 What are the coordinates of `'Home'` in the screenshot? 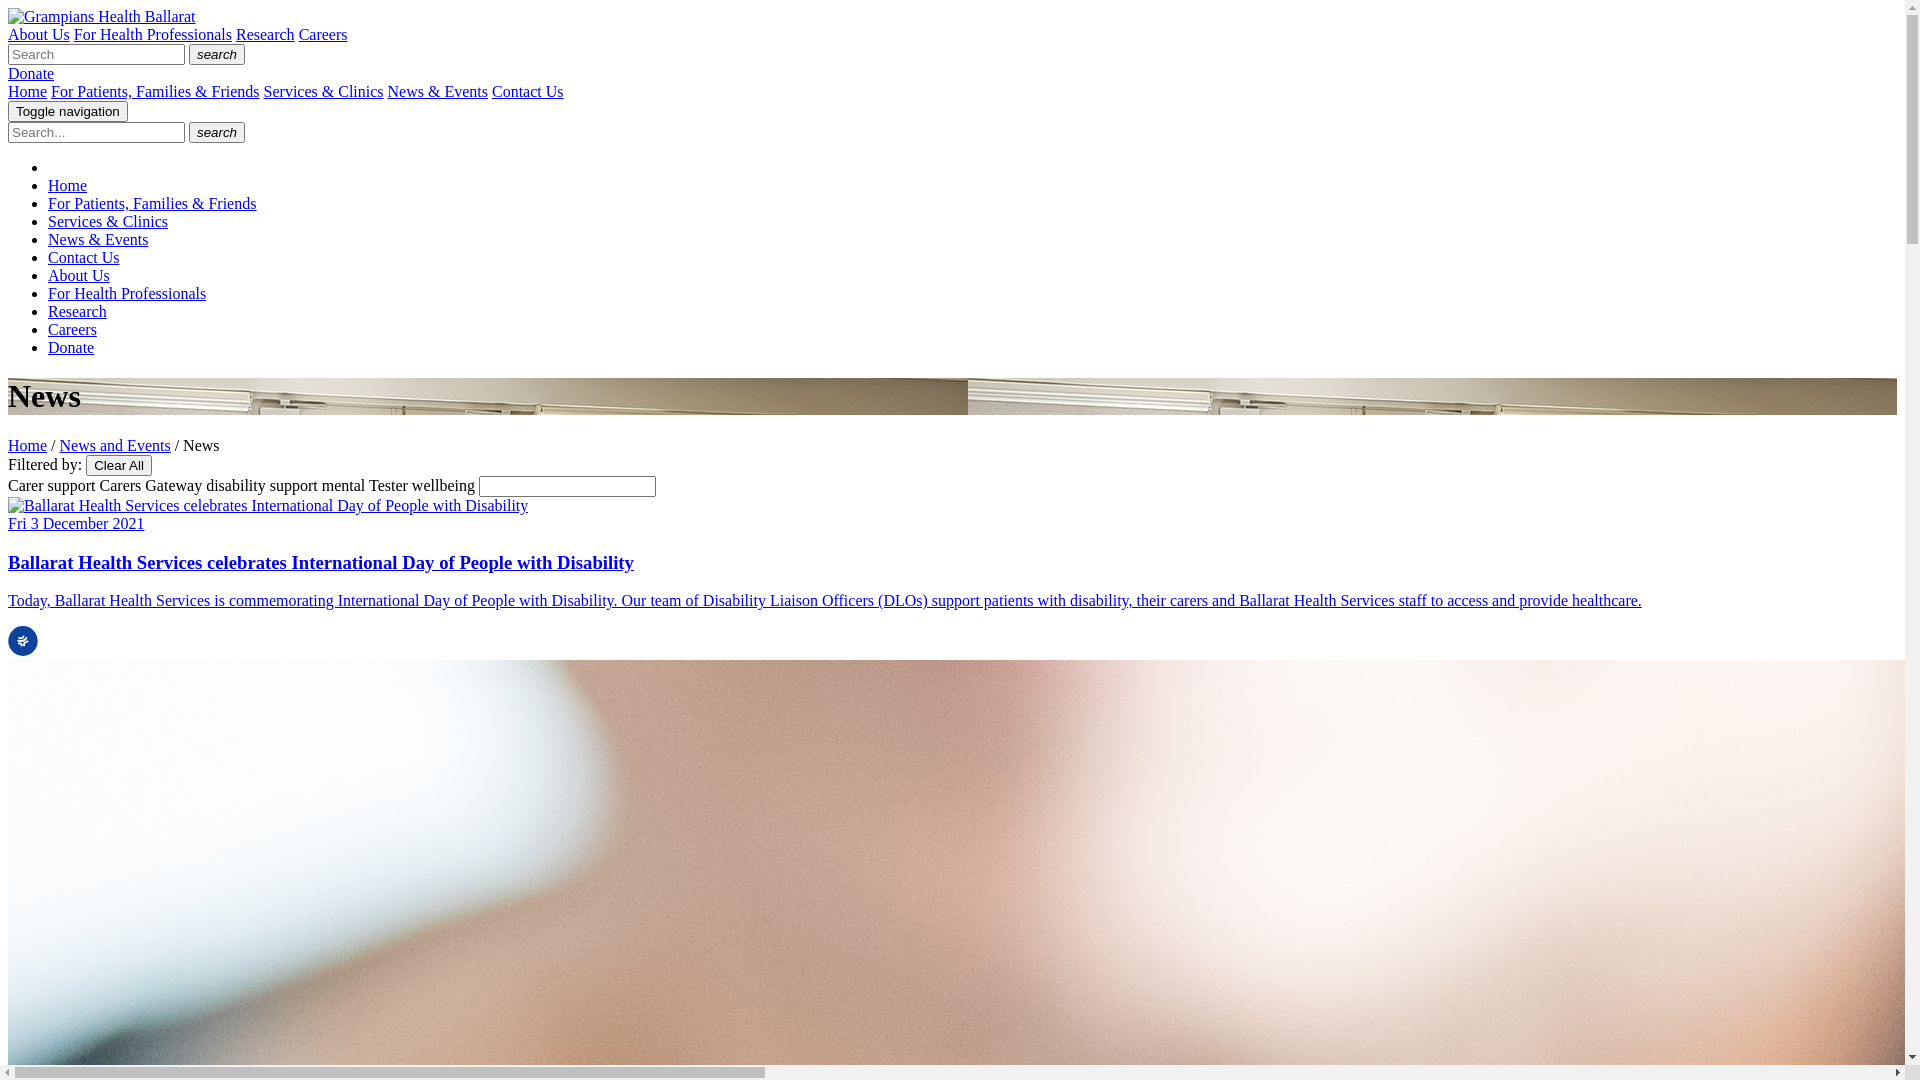 It's located at (27, 444).